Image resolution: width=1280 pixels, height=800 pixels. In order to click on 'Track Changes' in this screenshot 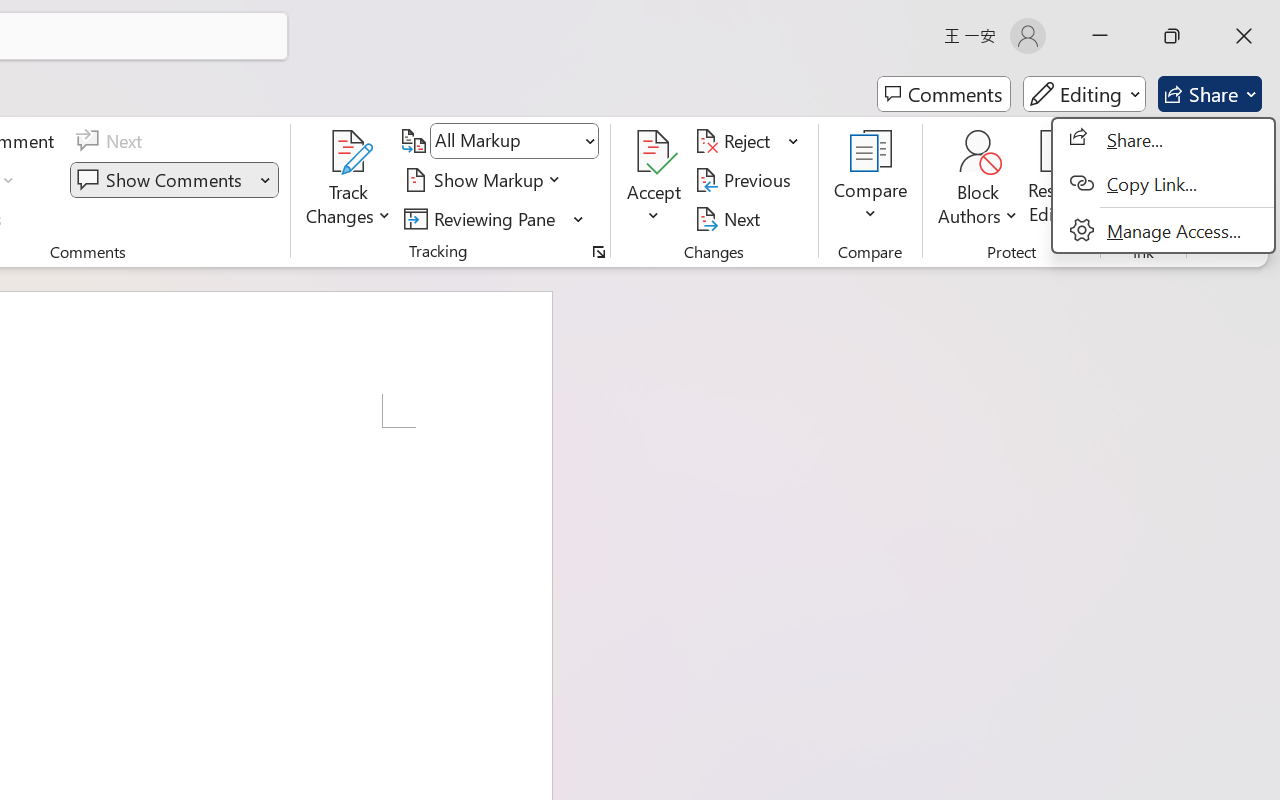, I will do `click(349, 151)`.